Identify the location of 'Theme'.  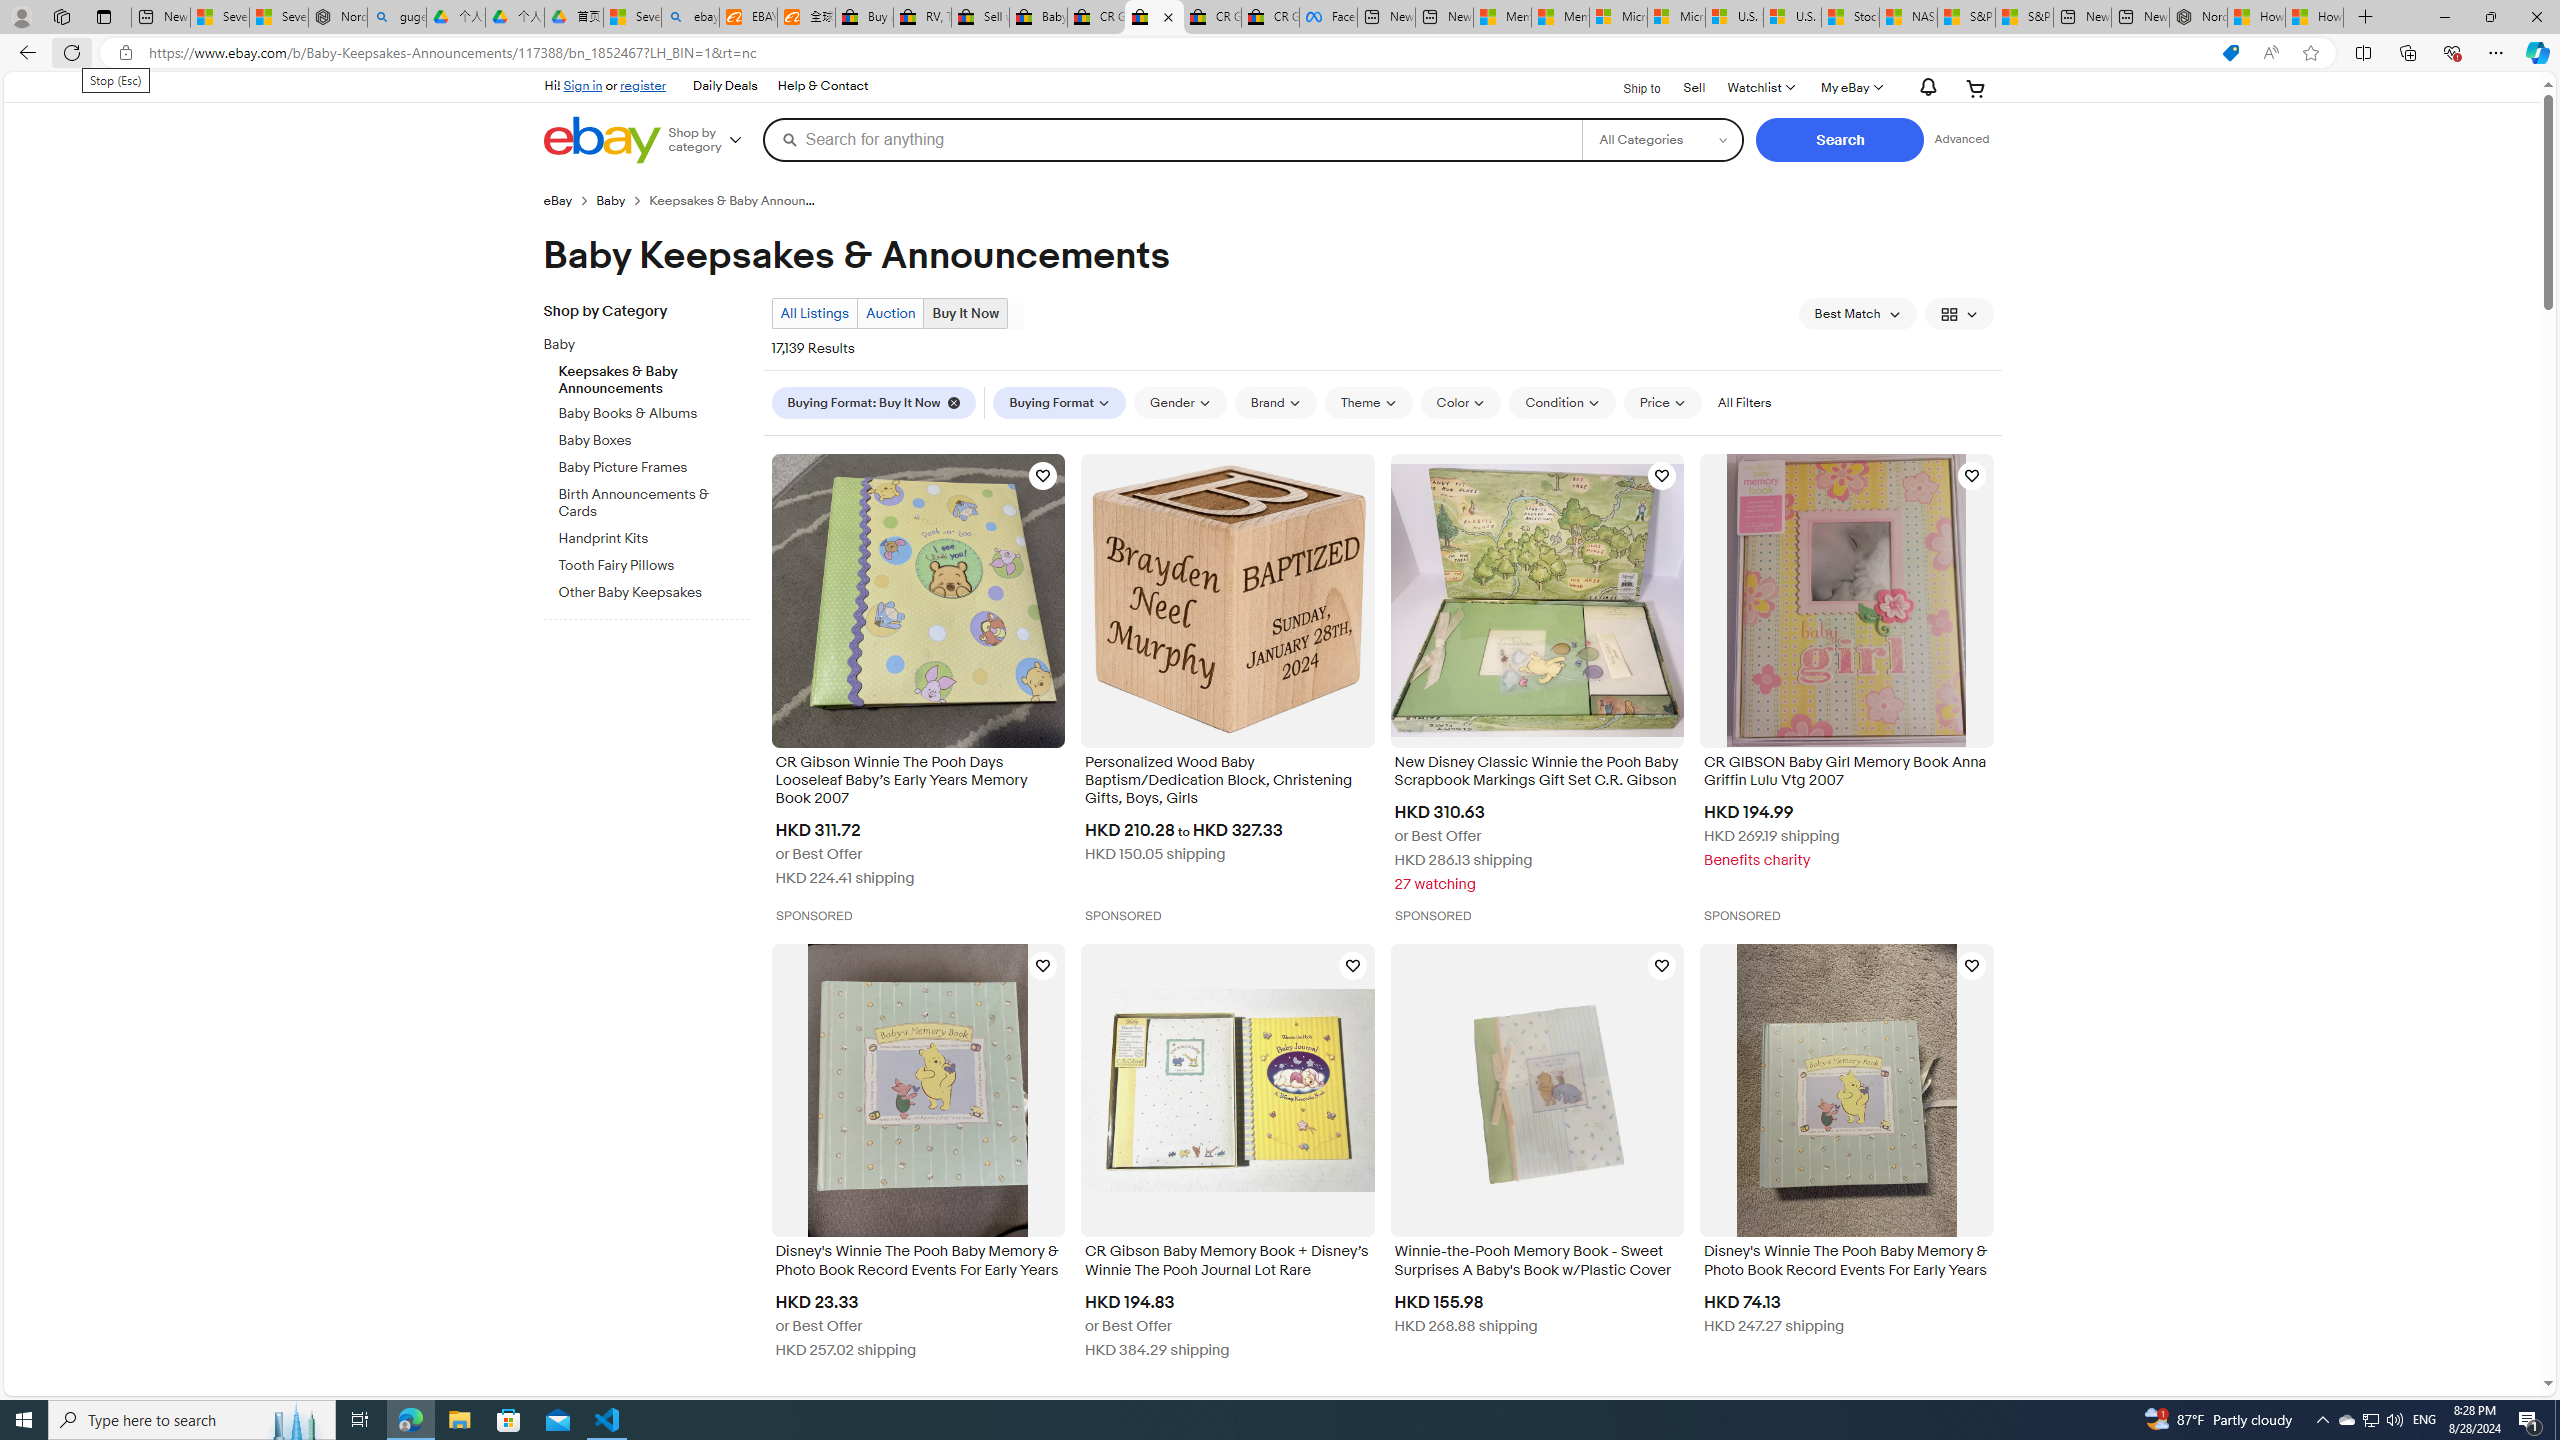
(1367, 402).